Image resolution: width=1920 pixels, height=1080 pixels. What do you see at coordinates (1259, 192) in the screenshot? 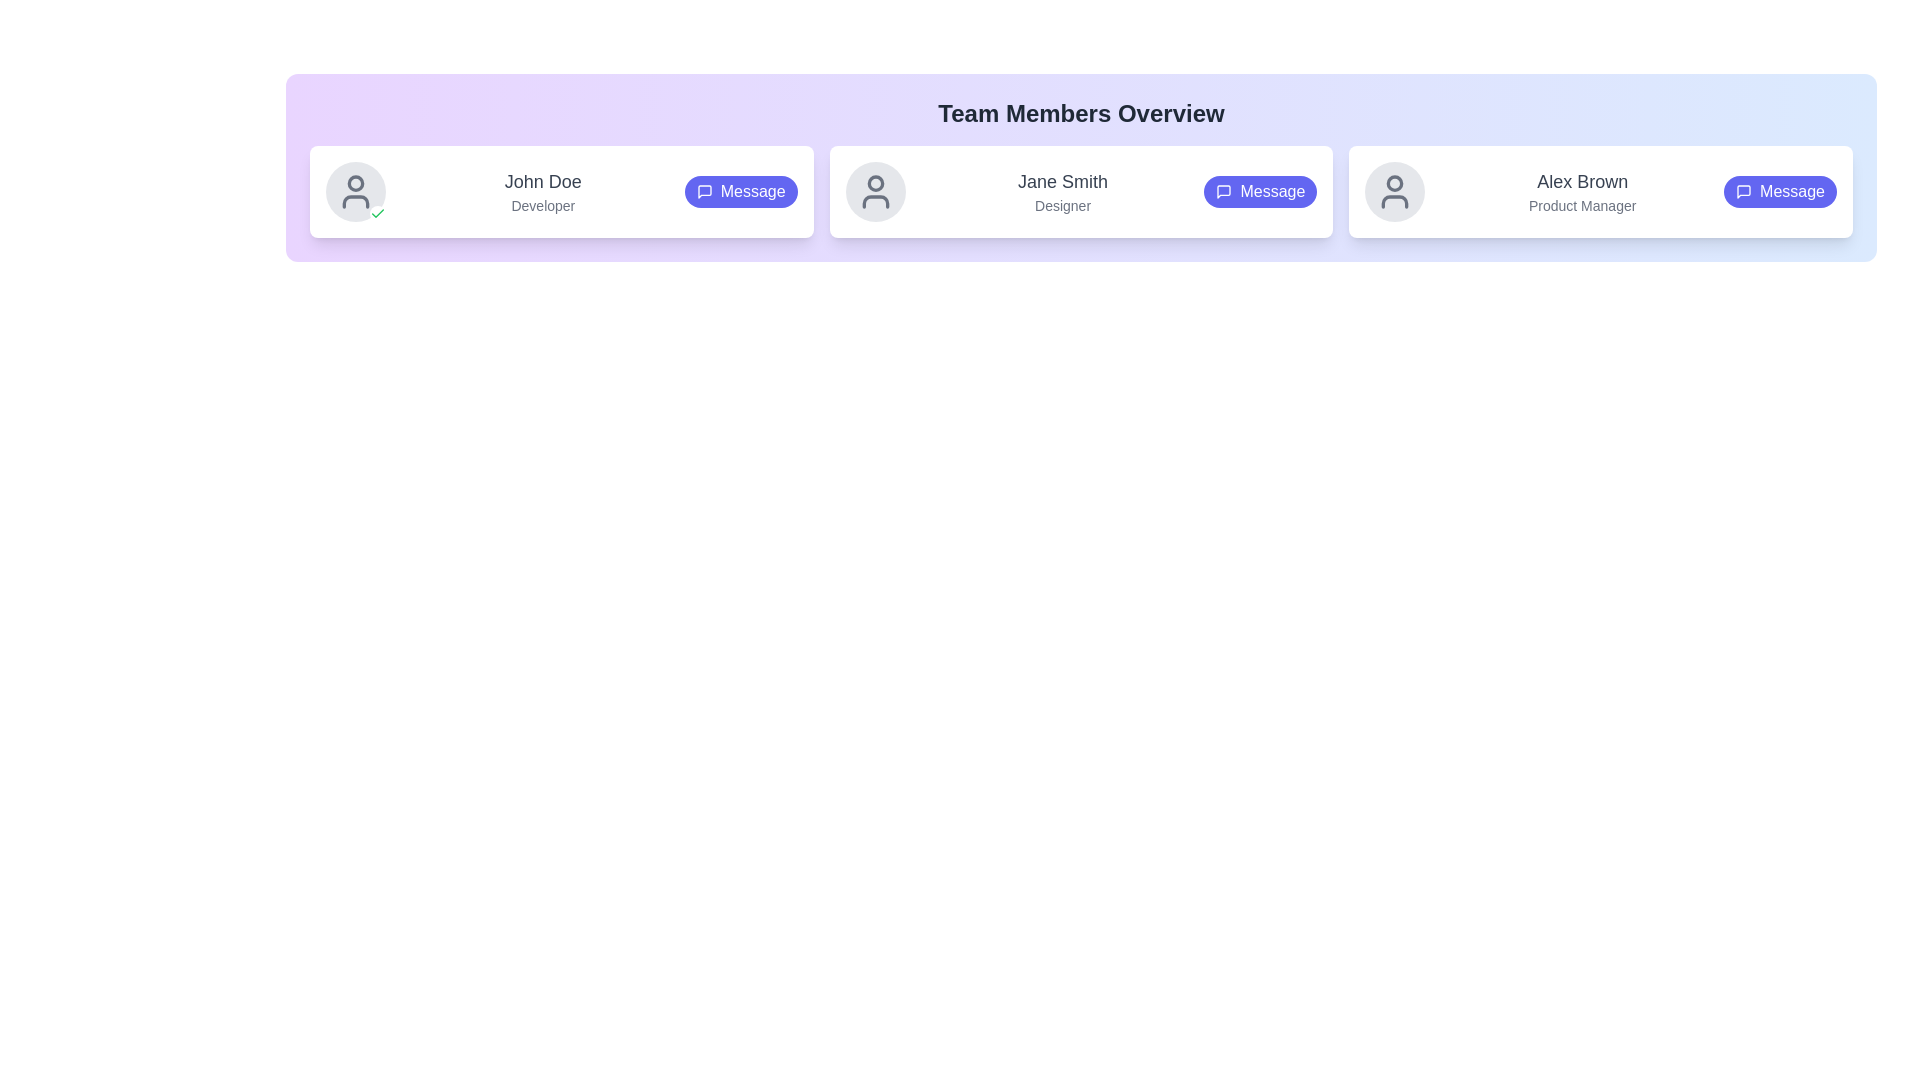
I see `the messaging button for 'Jane Smith' located in the bottom right corner of her card` at bounding box center [1259, 192].